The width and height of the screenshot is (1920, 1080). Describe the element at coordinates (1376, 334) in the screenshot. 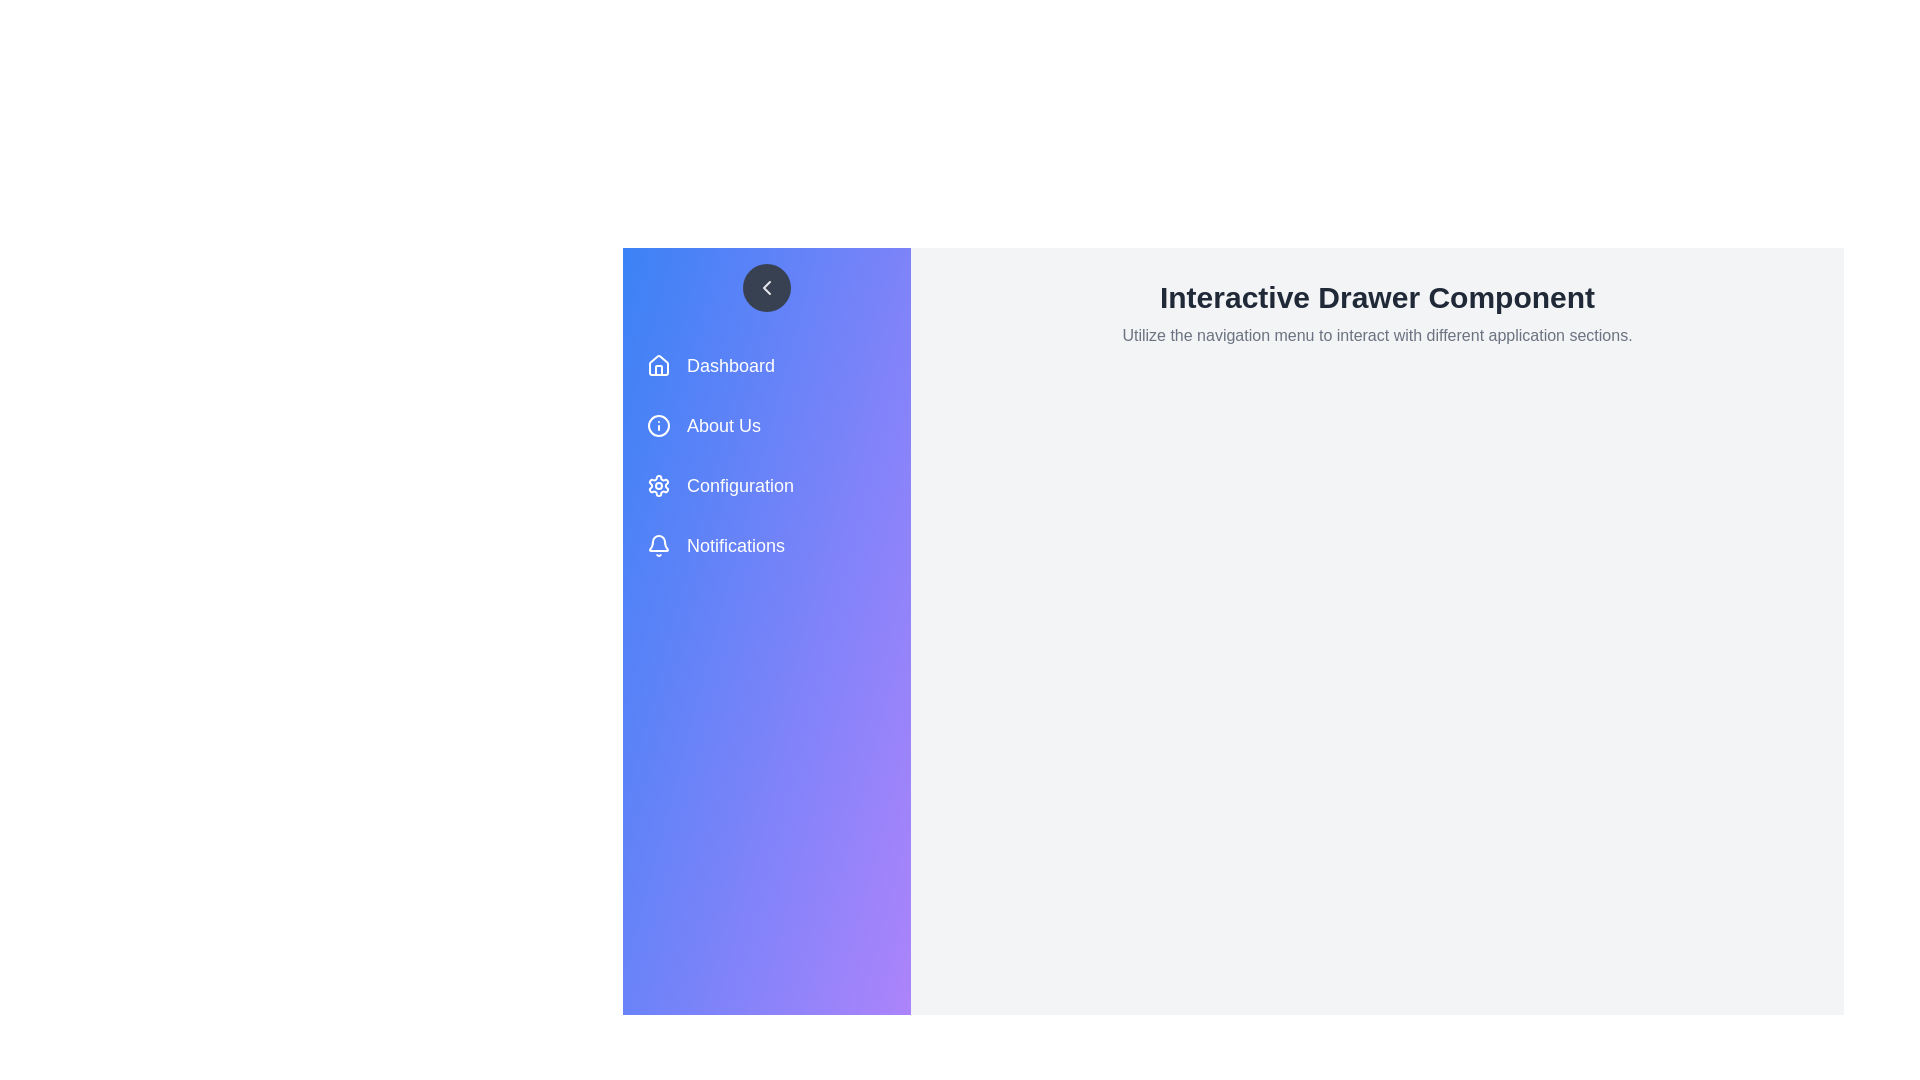

I see `instruction text located directly beneath the header 'Interactive Drawer Component', styled in a smaller font size and lighter gray color` at that location.